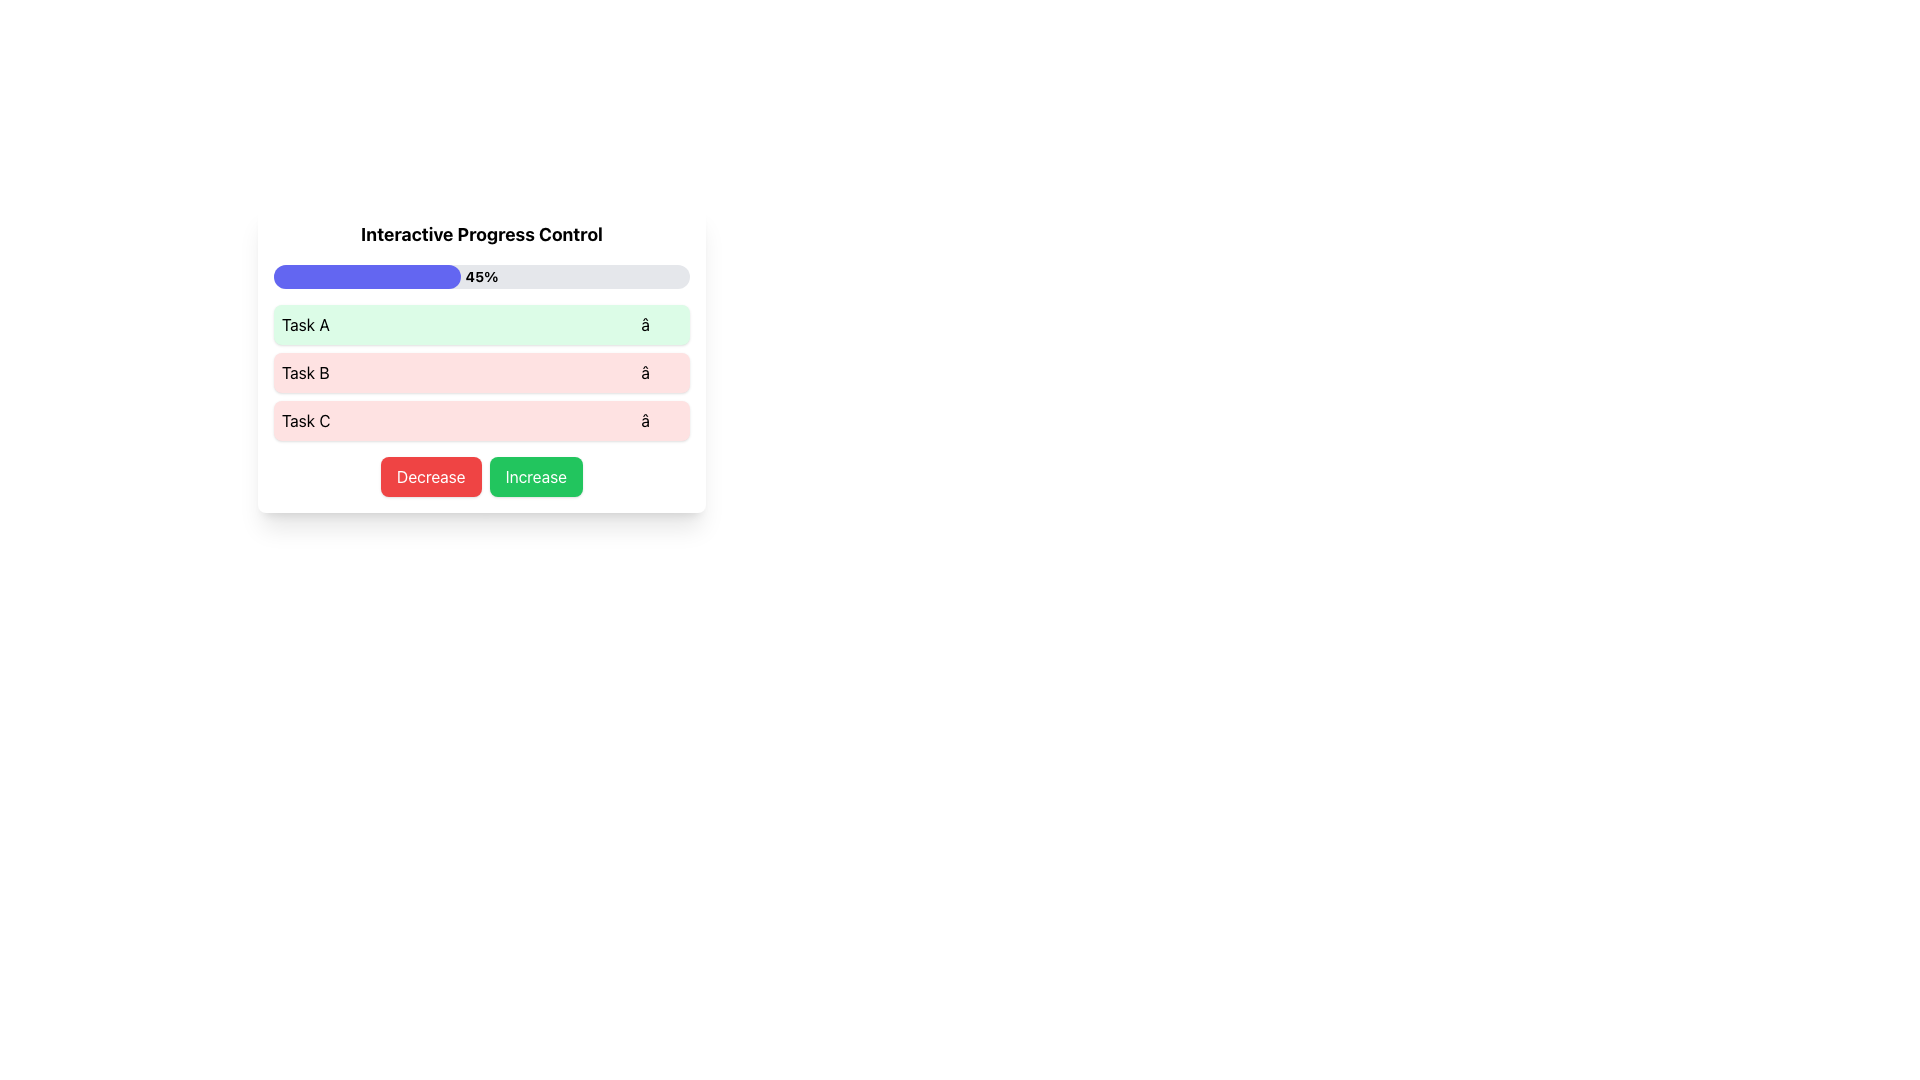 This screenshot has width=1920, height=1080. I want to click on the 'Task B' button, which has a light red background and contains the text 'Task B' aligned to the left, so click(481, 373).